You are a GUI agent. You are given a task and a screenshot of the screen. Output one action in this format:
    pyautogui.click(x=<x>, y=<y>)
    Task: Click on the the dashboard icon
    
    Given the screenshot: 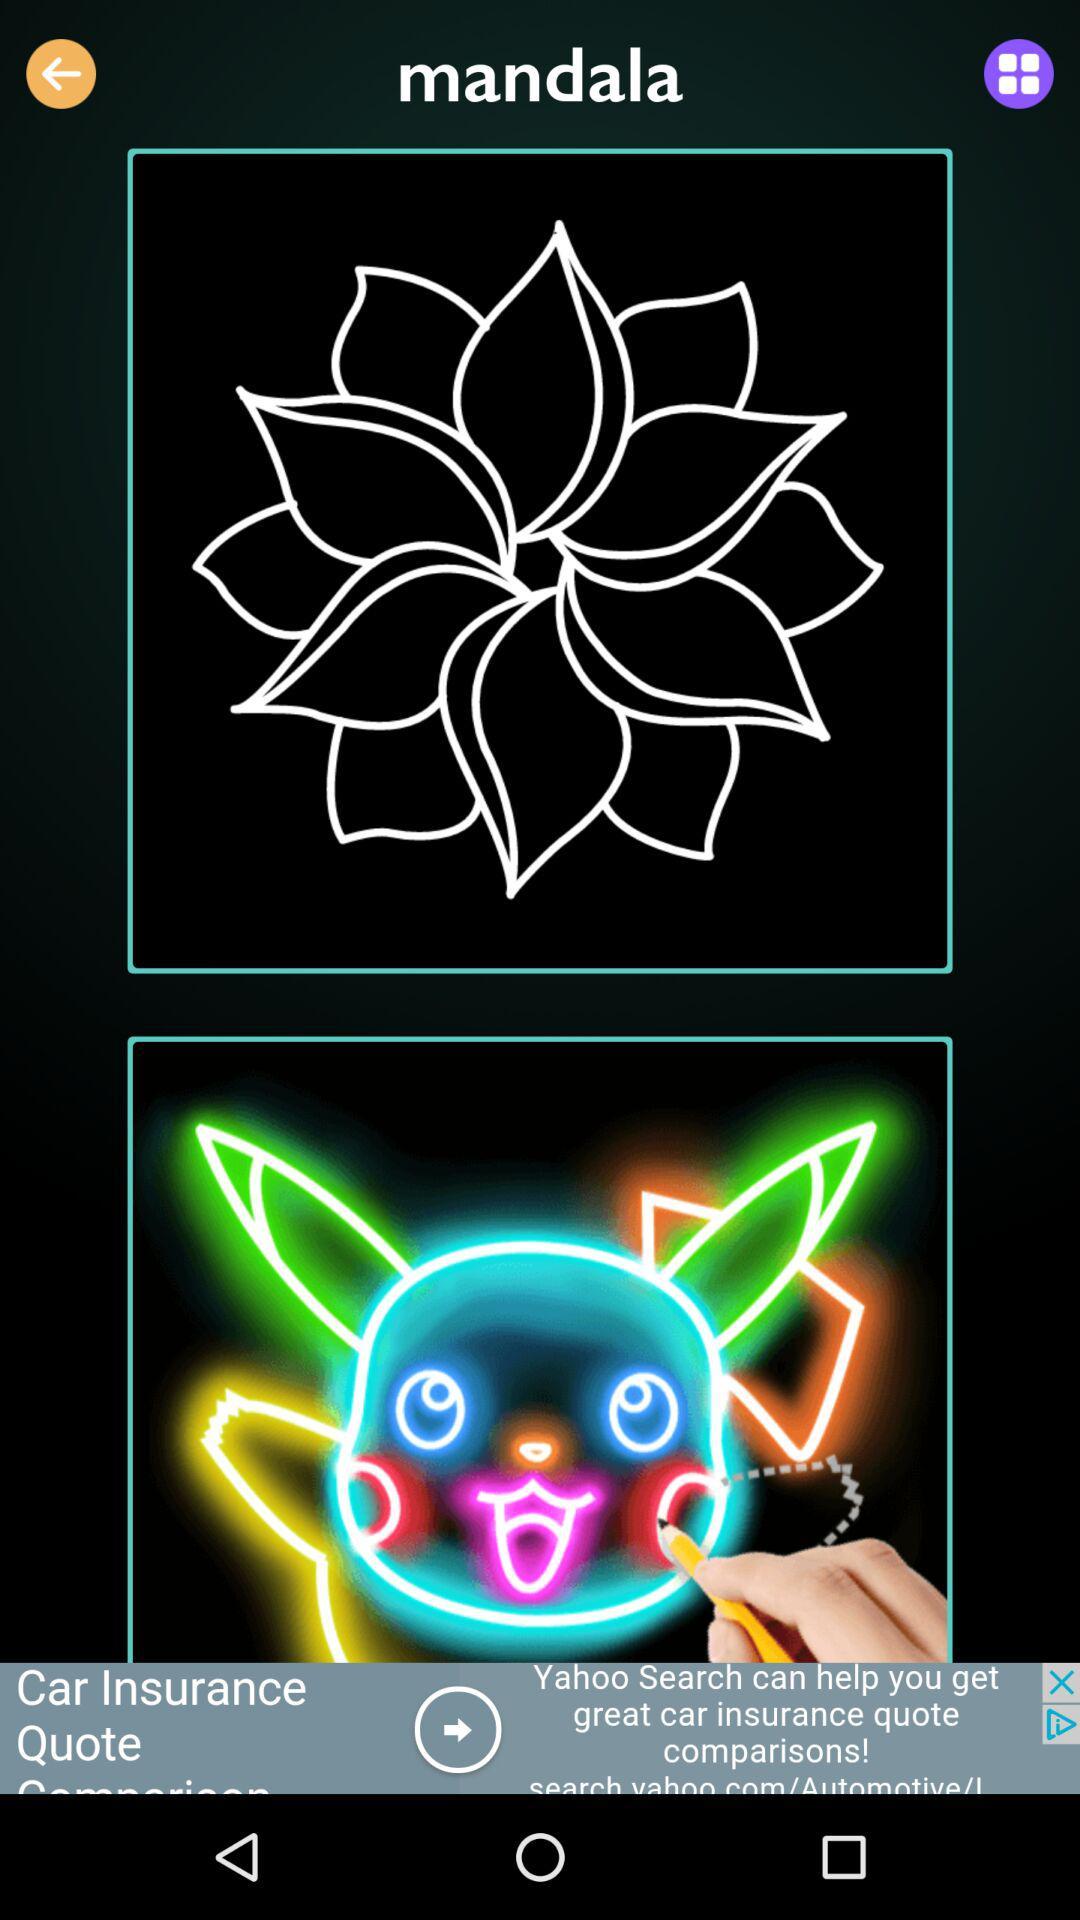 What is the action you would take?
    pyautogui.click(x=1018, y=73)
    